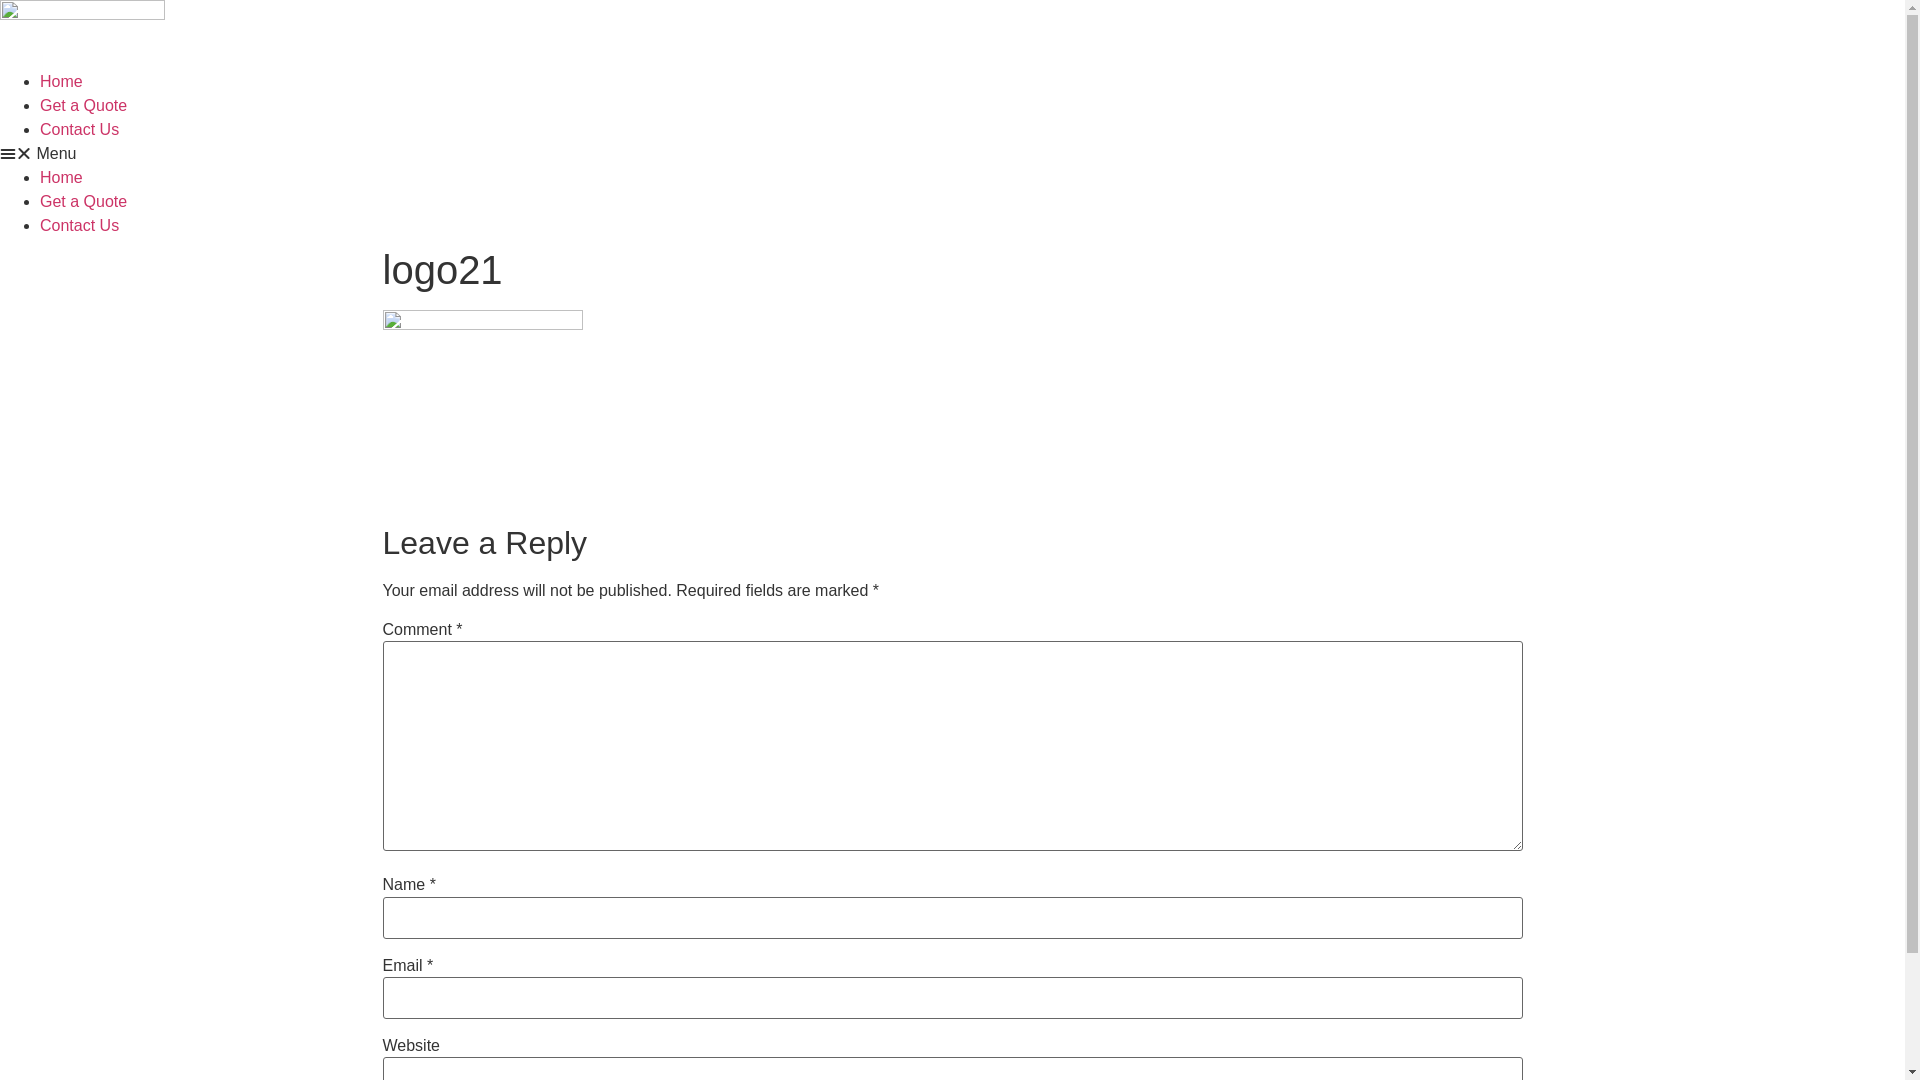  Describe the element at coordinates (79, 225) in the screenshot. I see `'Contact Us'` at that location.